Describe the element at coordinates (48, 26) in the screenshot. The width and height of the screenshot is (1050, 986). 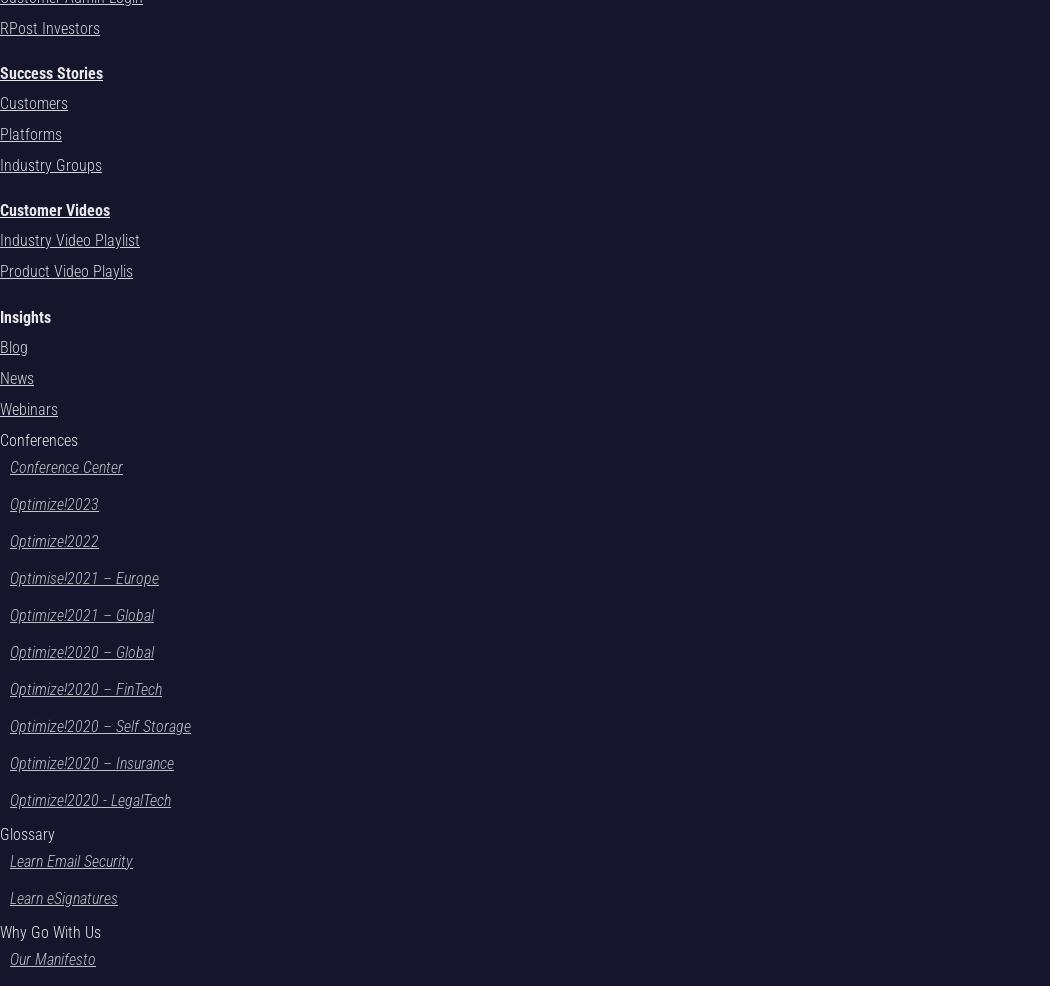
I see `'RPost Investors'` at that location.